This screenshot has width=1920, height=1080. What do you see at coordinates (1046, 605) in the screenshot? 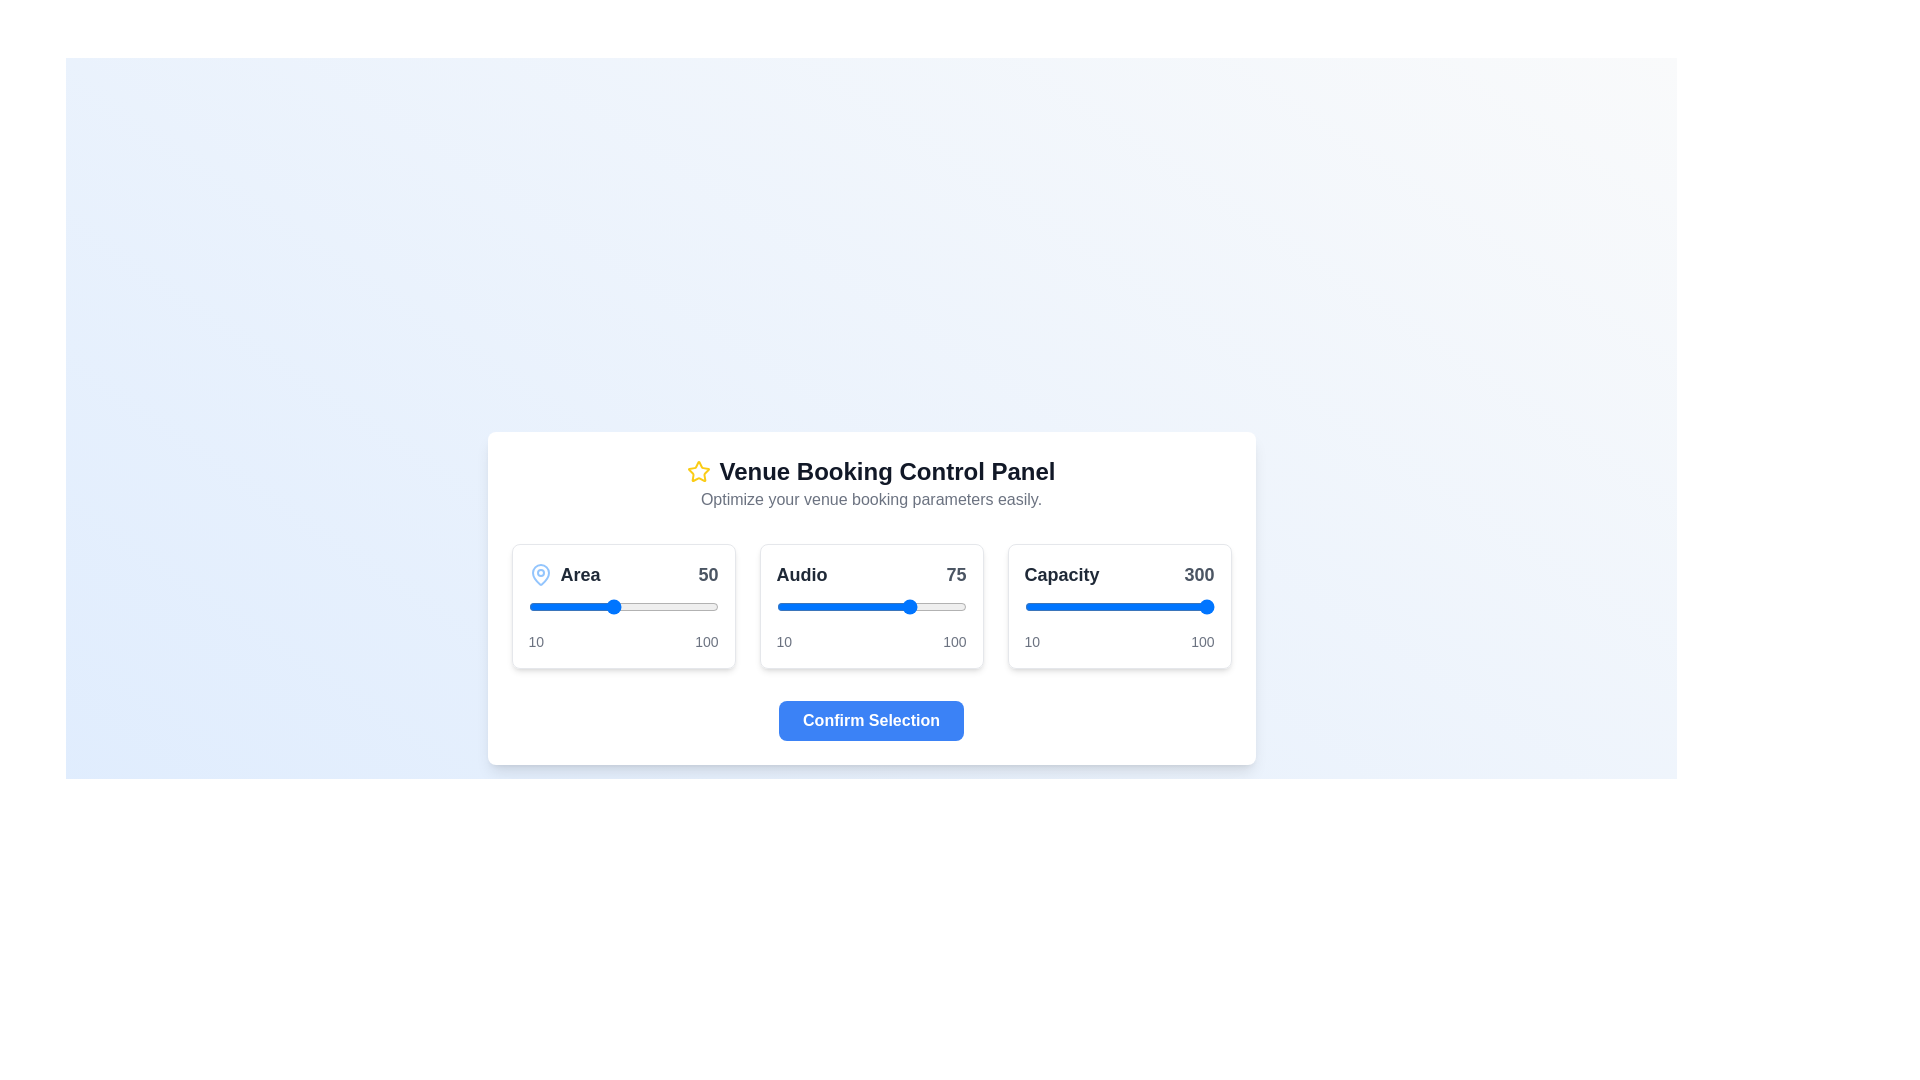
I see `capacity` at bounding box center [1046, 605].